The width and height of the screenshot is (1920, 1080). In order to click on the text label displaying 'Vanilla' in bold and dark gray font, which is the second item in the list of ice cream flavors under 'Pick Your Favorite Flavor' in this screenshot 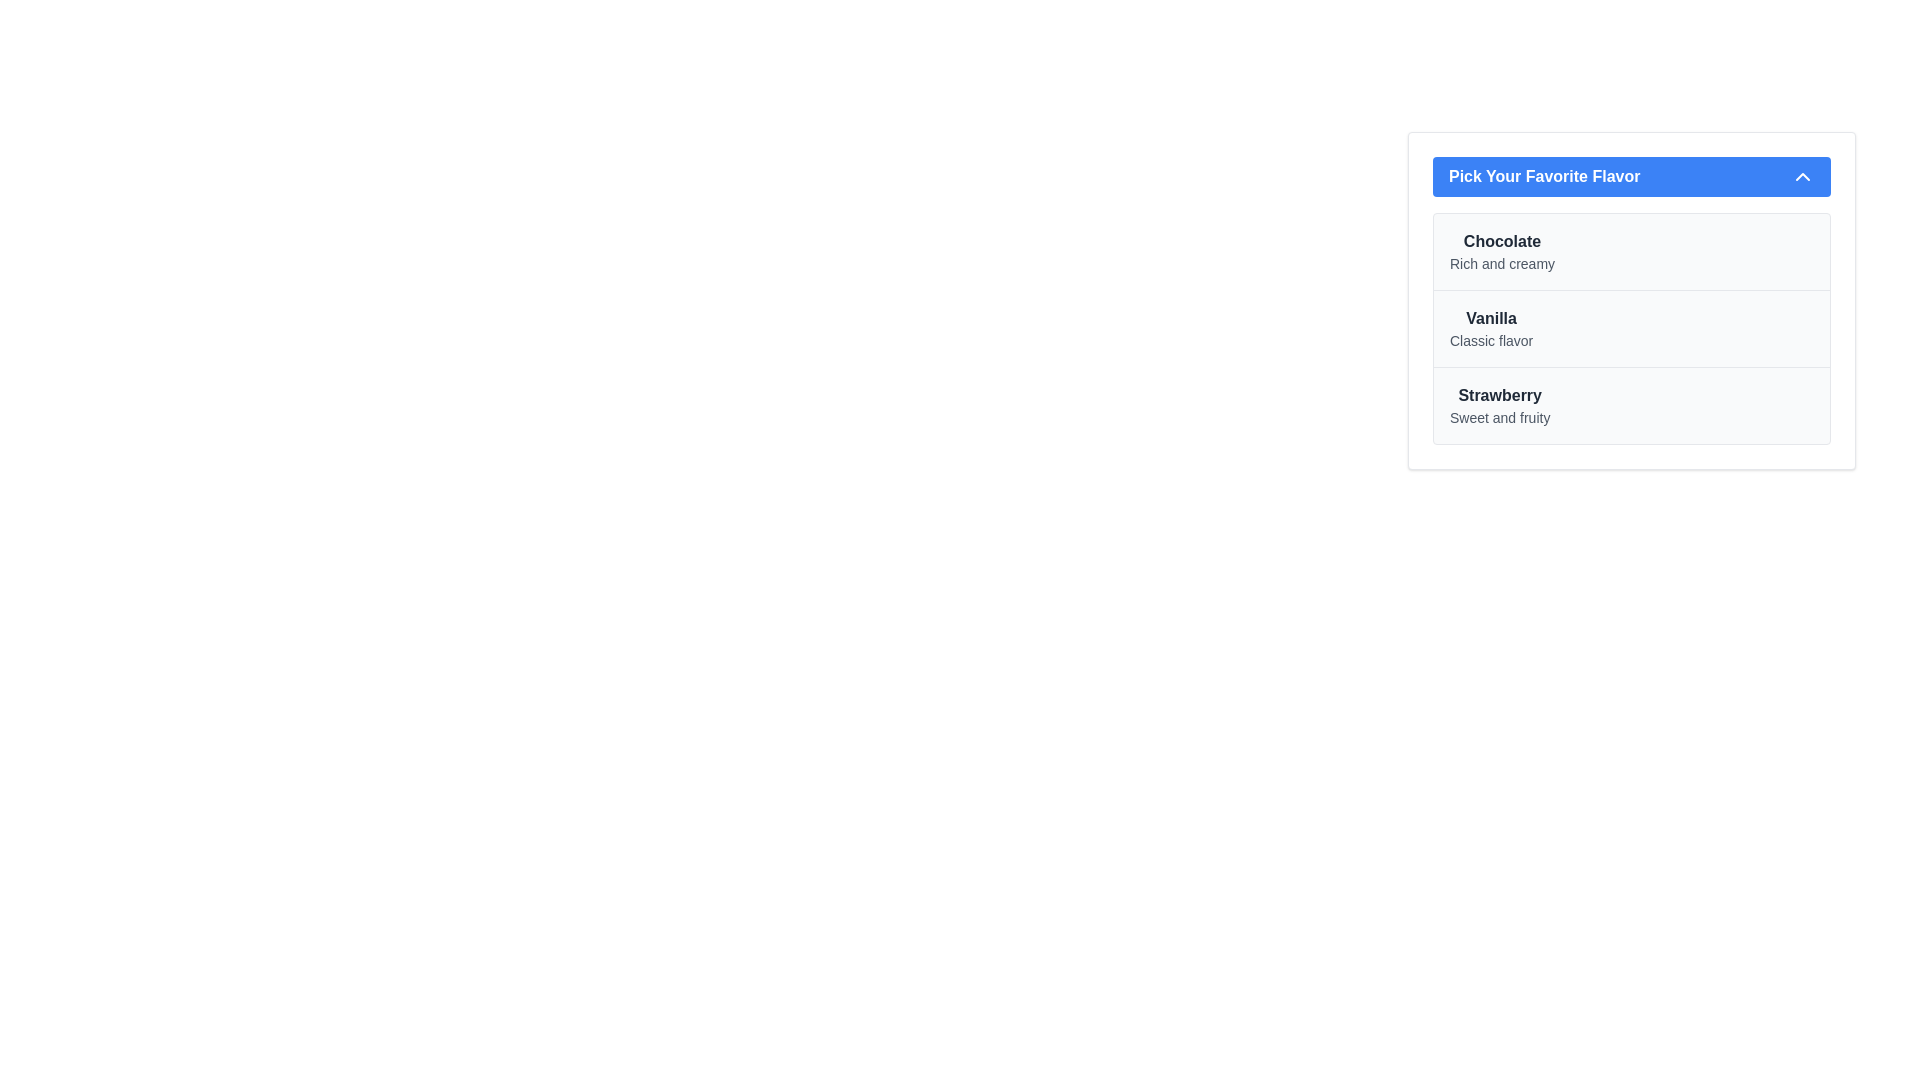, I will do `click(1491, 318)`.